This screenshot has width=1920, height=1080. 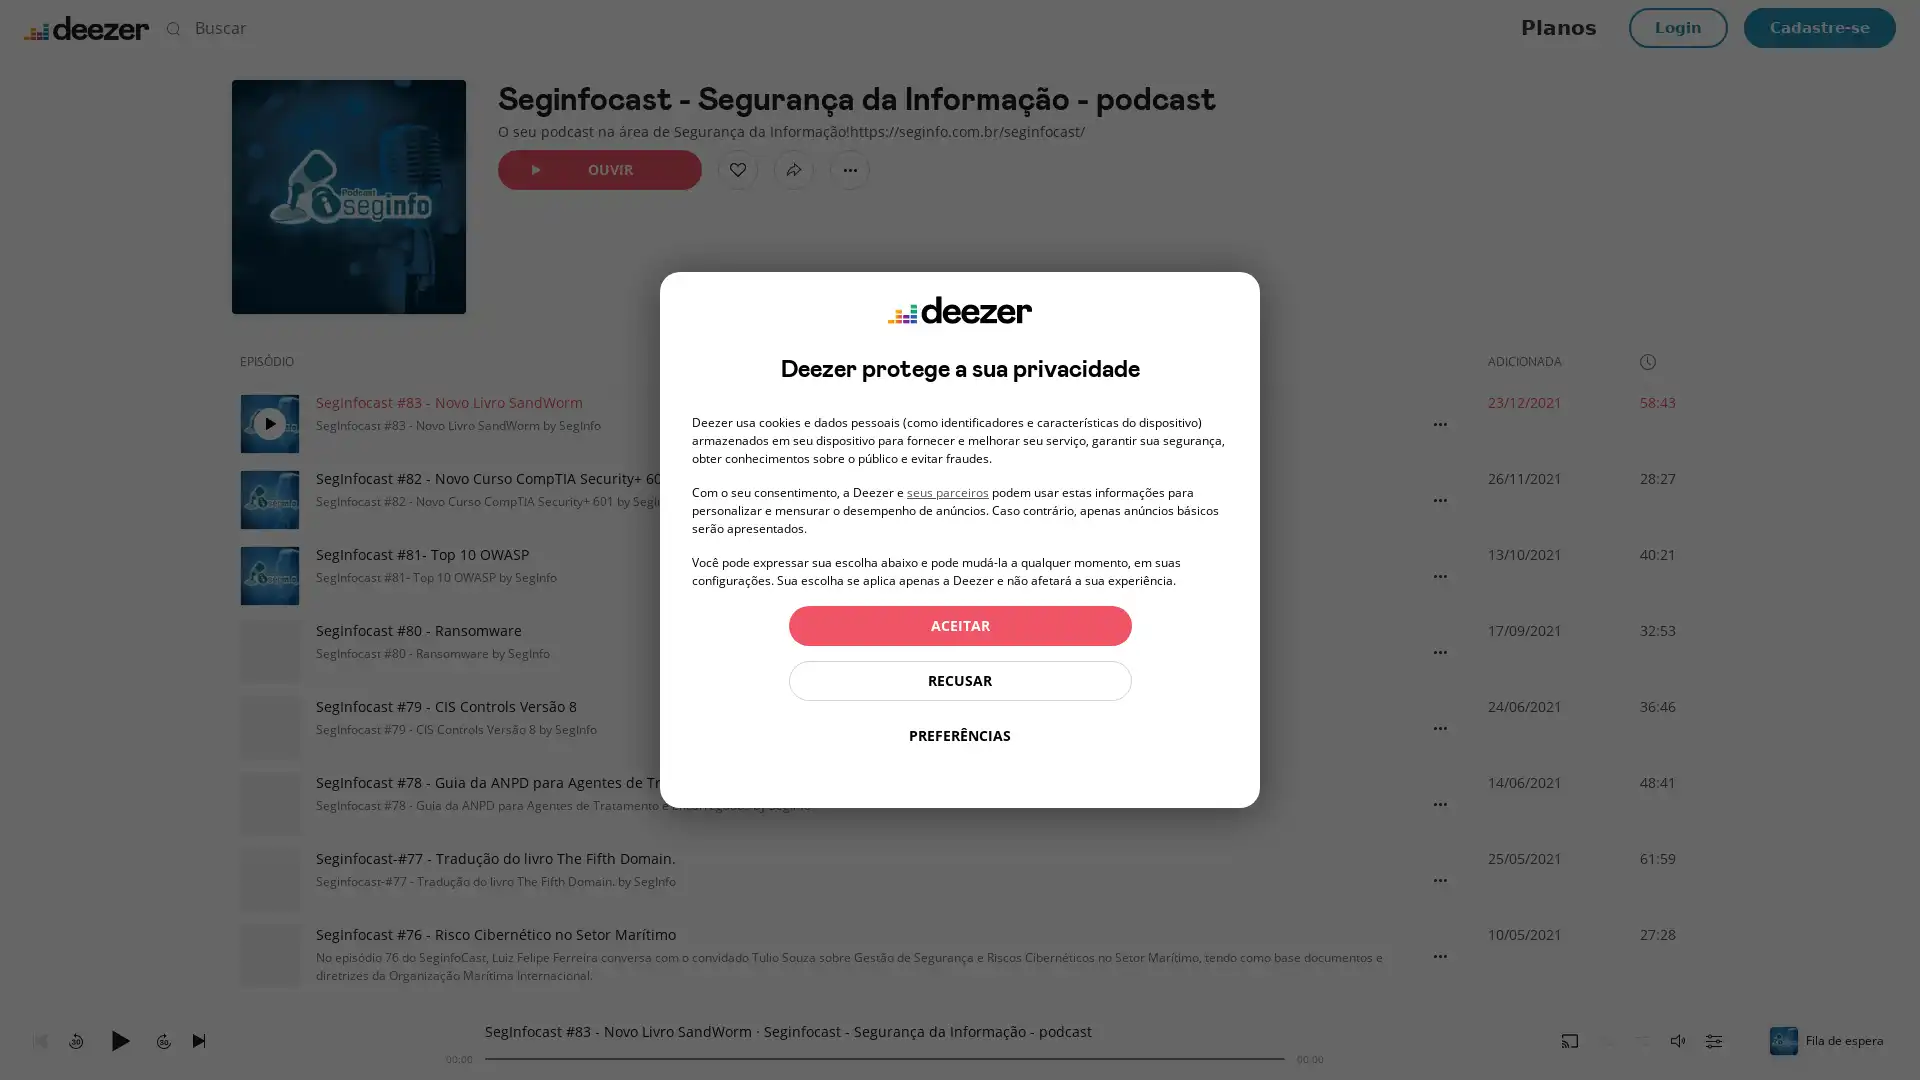 I want to click on OUVIR, so click(x=599, y=168).